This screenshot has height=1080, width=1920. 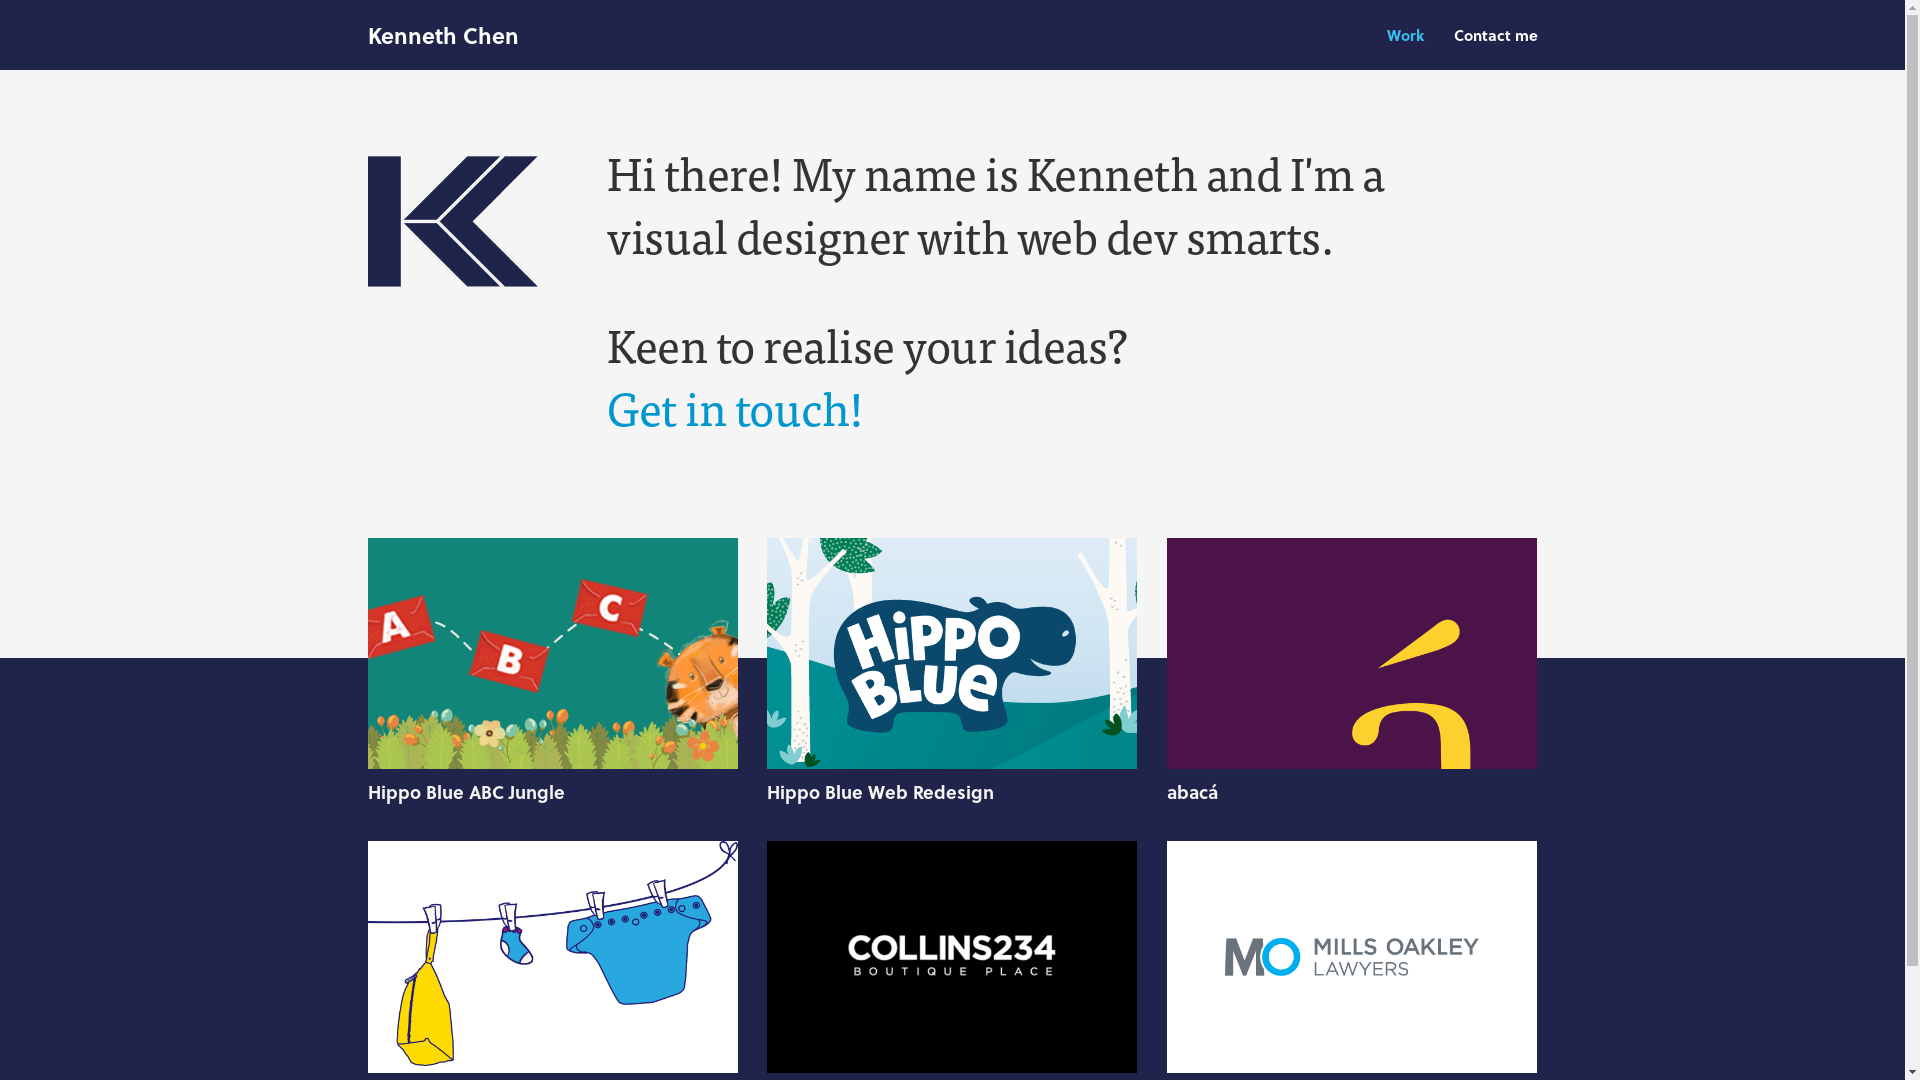 I want to click on 'Kenneth Chen', so click(x=442, y=34).